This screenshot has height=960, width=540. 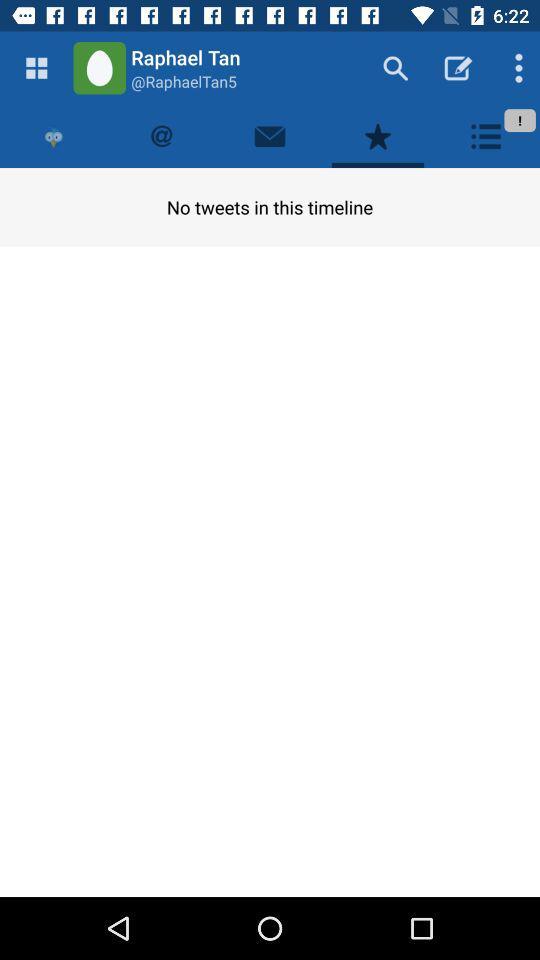 What do you see at coordinates (514, 68) in the screenshot?
I see `the more options icon` at bounding box center [514, 68].